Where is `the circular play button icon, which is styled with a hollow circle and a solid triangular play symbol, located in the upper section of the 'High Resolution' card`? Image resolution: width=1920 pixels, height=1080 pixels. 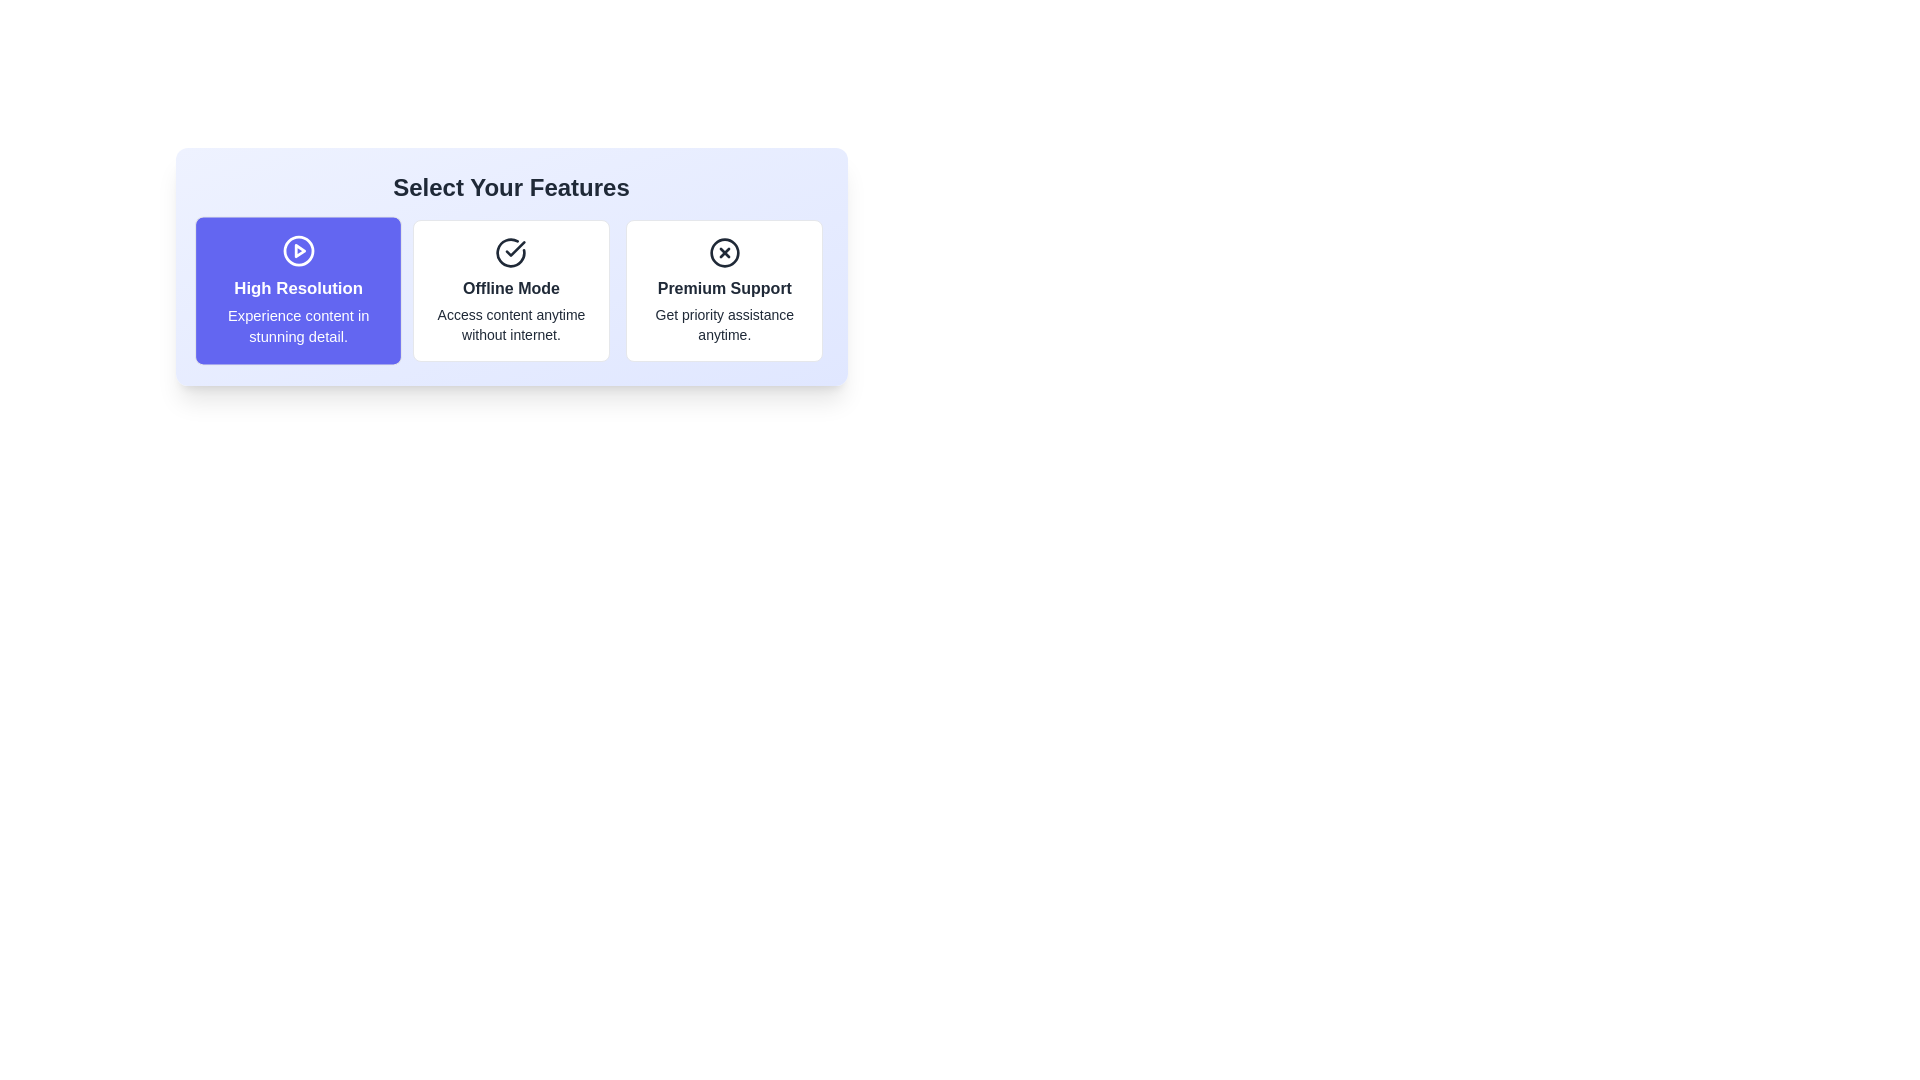 the circular play button icon, which is styled with a hollow circle and a solid triangular play symbol, located in the upper section of the 'High Resolution' card is located at coordinates (297, 250).